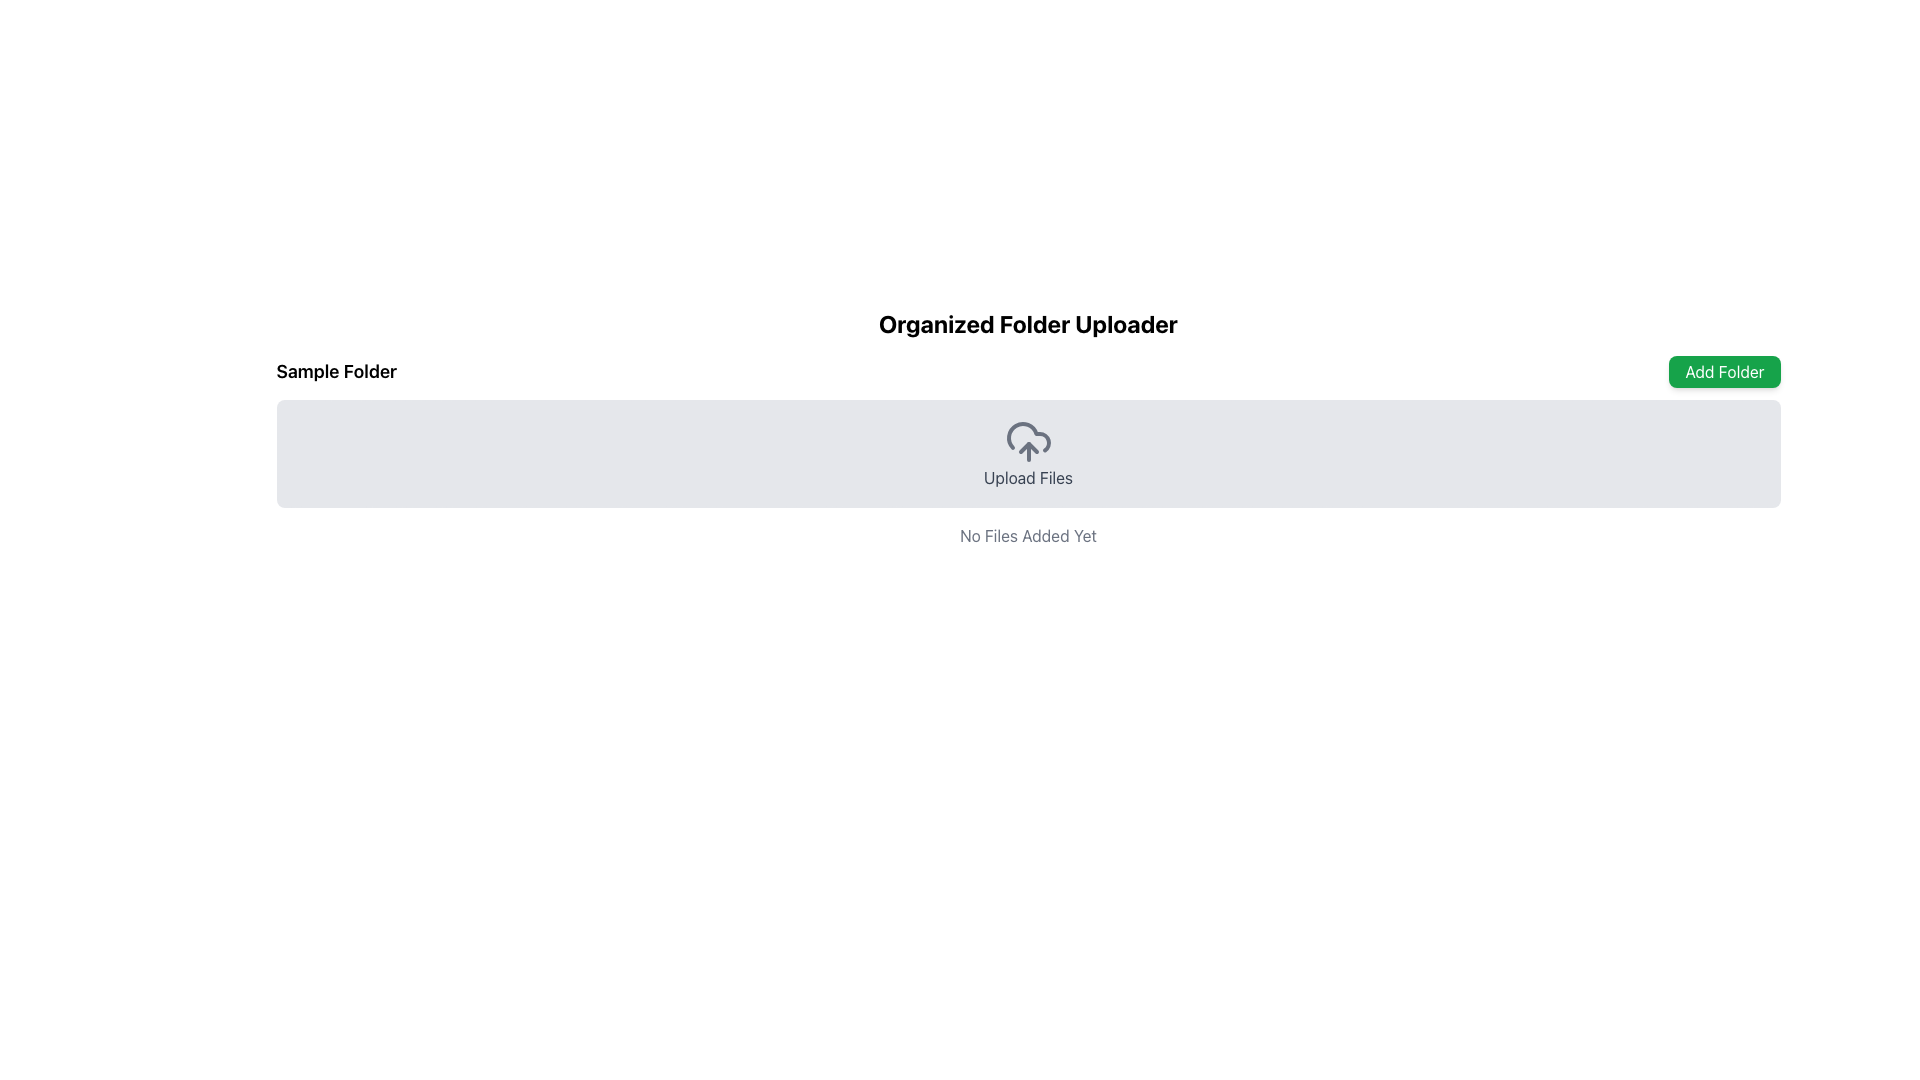 This screenshot has width=1920, height=1080. Describe the element at coordinates (336, 371) in the screenshot. I see `text label that displays 'Sample Folder' located at the top left of the interface in a large, bold font` at that location.